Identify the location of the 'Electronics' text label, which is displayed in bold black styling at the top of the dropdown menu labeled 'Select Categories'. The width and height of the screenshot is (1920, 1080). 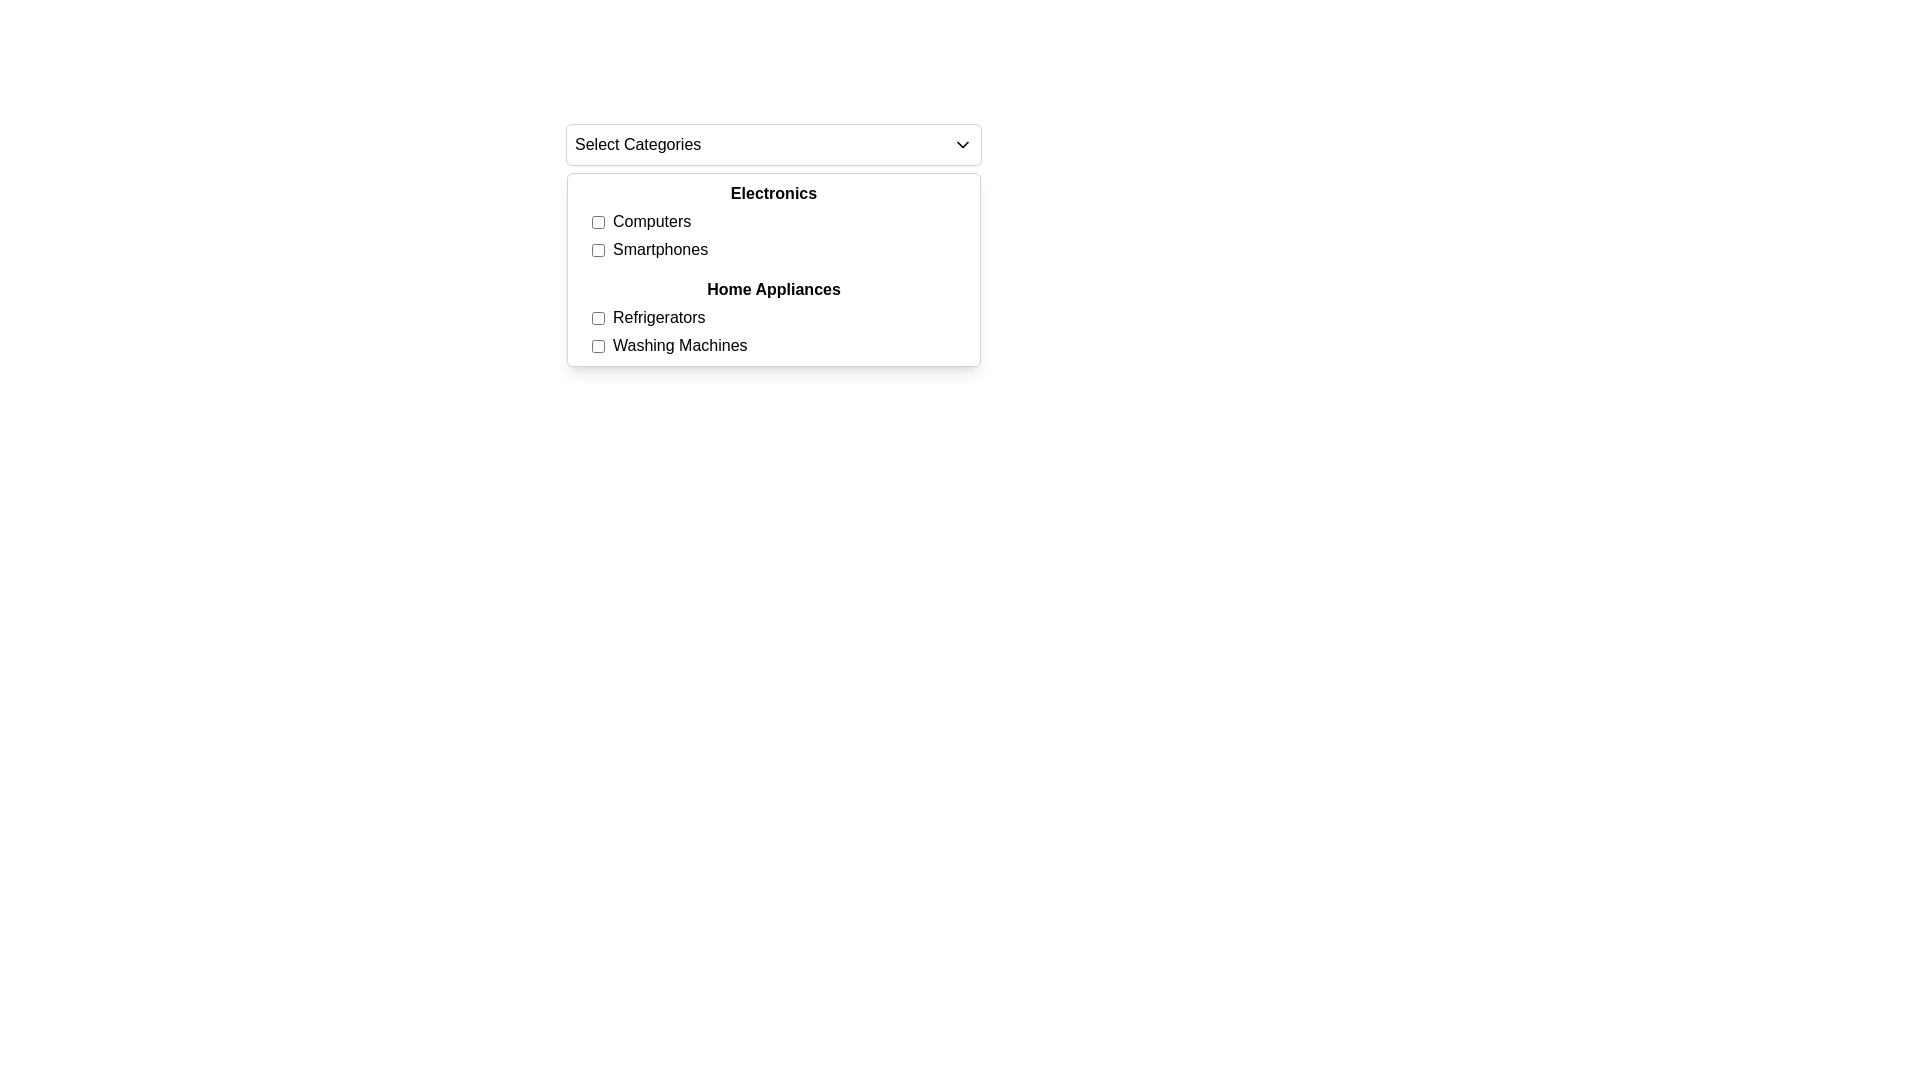
(772, 193).